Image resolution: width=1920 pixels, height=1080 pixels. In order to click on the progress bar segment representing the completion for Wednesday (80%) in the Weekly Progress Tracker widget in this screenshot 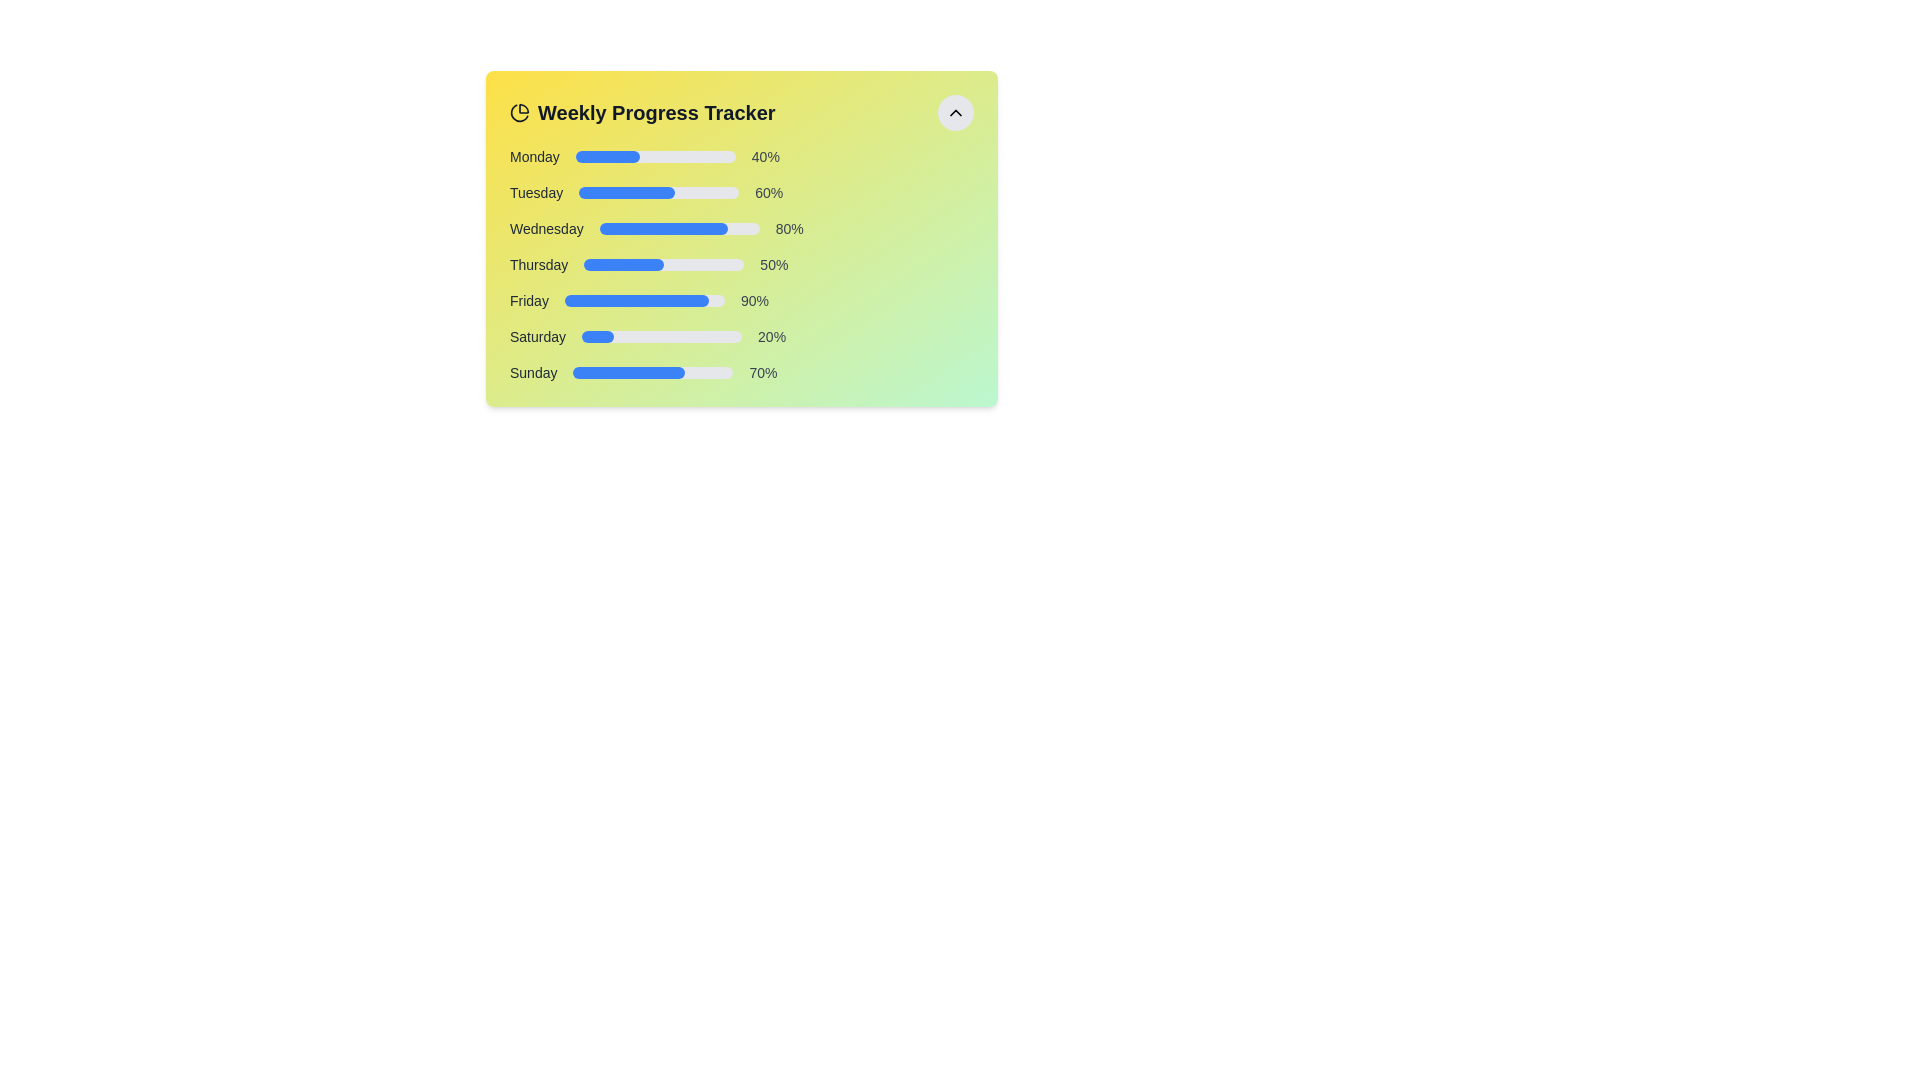, I will do `click(663, 227)`.